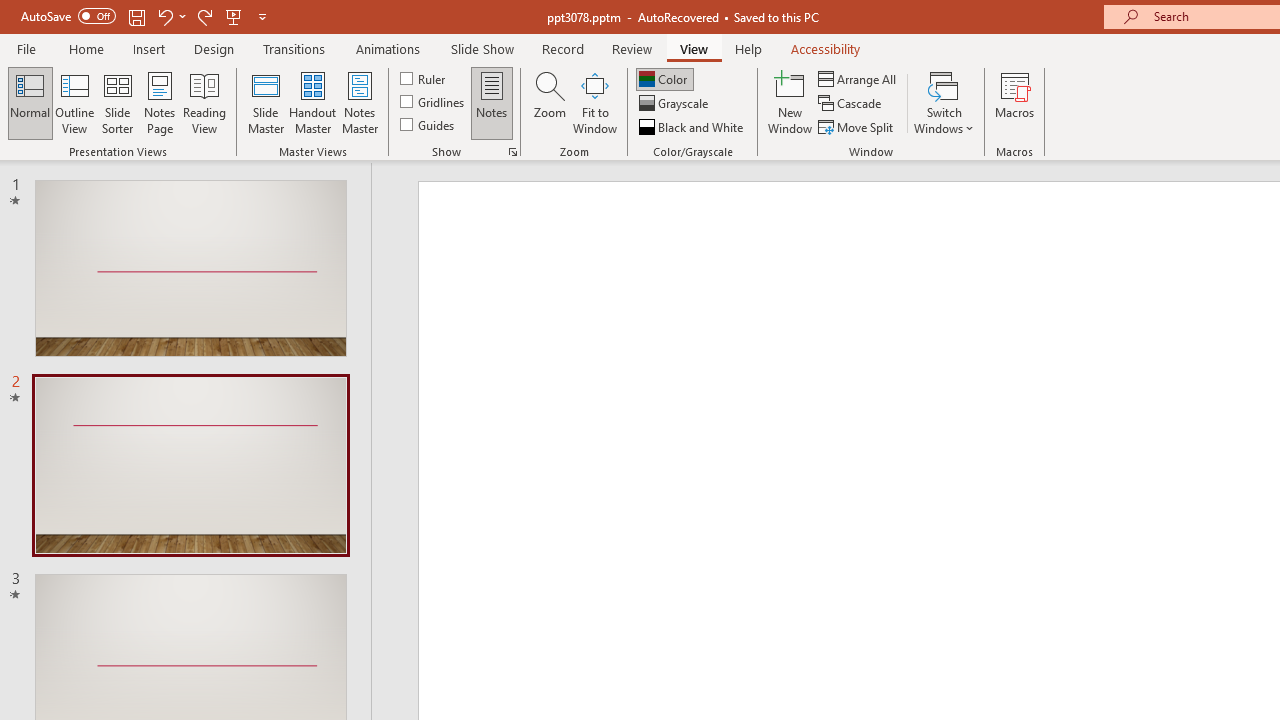 The width and height of the screenshot is (1280, 720). Describe the element at coordinates (360, 103) in the screenshot. I see `'Notes Master'` at that location.